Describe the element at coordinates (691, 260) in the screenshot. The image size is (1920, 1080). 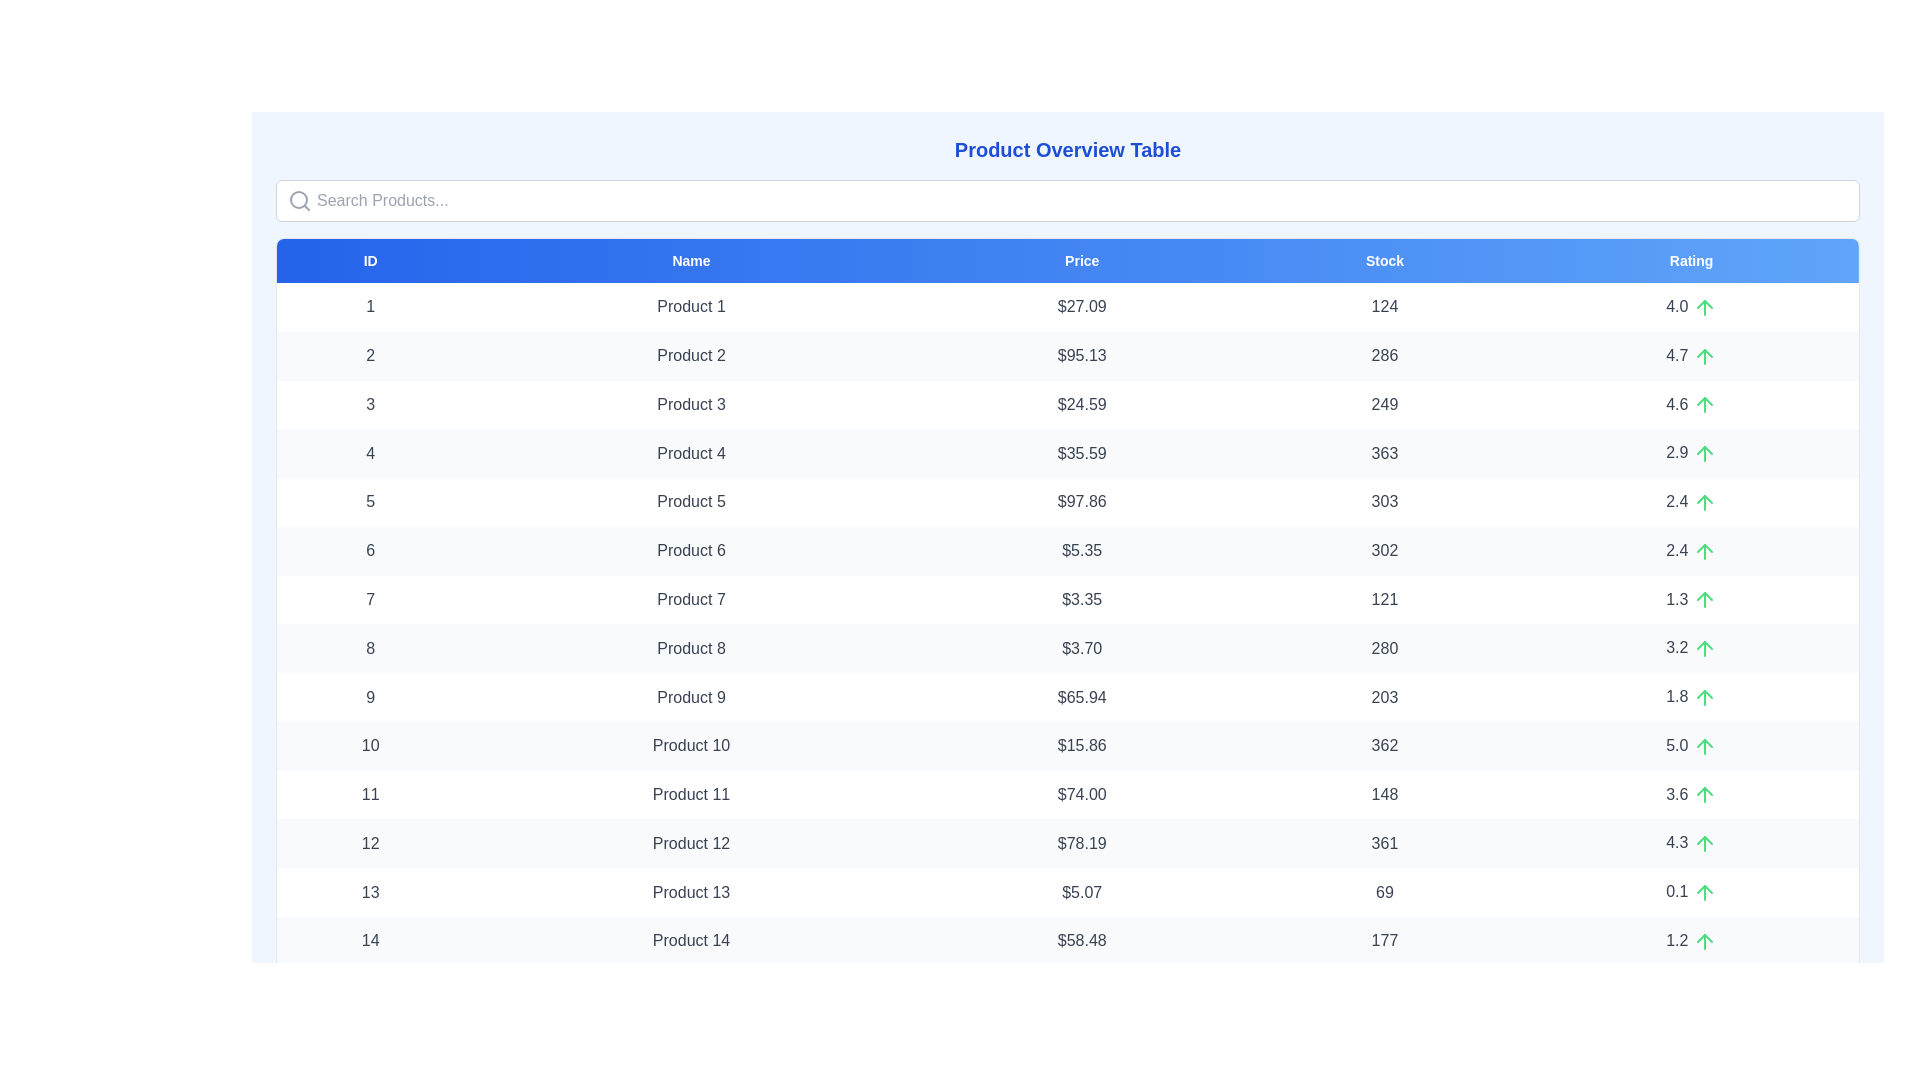
I see `the header labeled Name to sort the table by that column` at that location.